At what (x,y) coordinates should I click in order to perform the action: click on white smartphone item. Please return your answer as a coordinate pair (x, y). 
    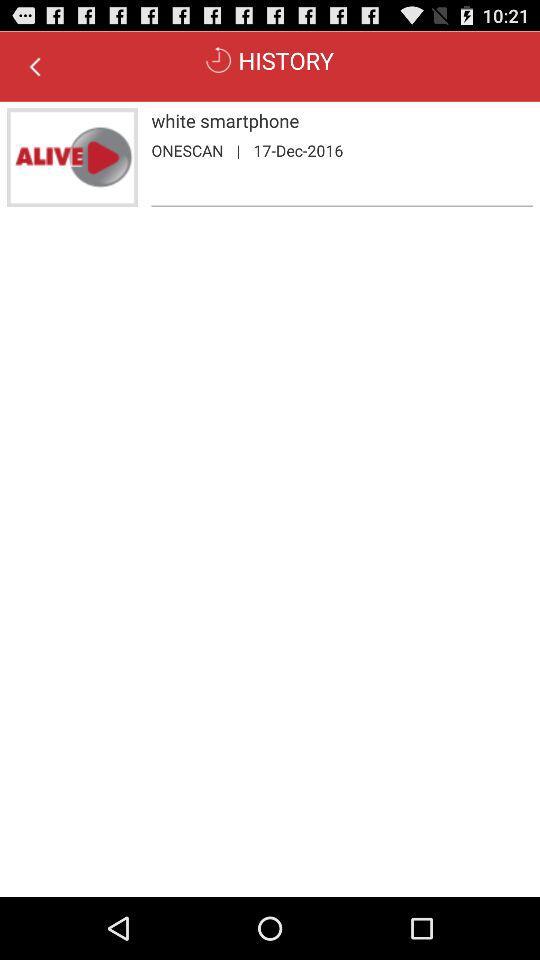
    Looking at the image, I should click on (341, 120).